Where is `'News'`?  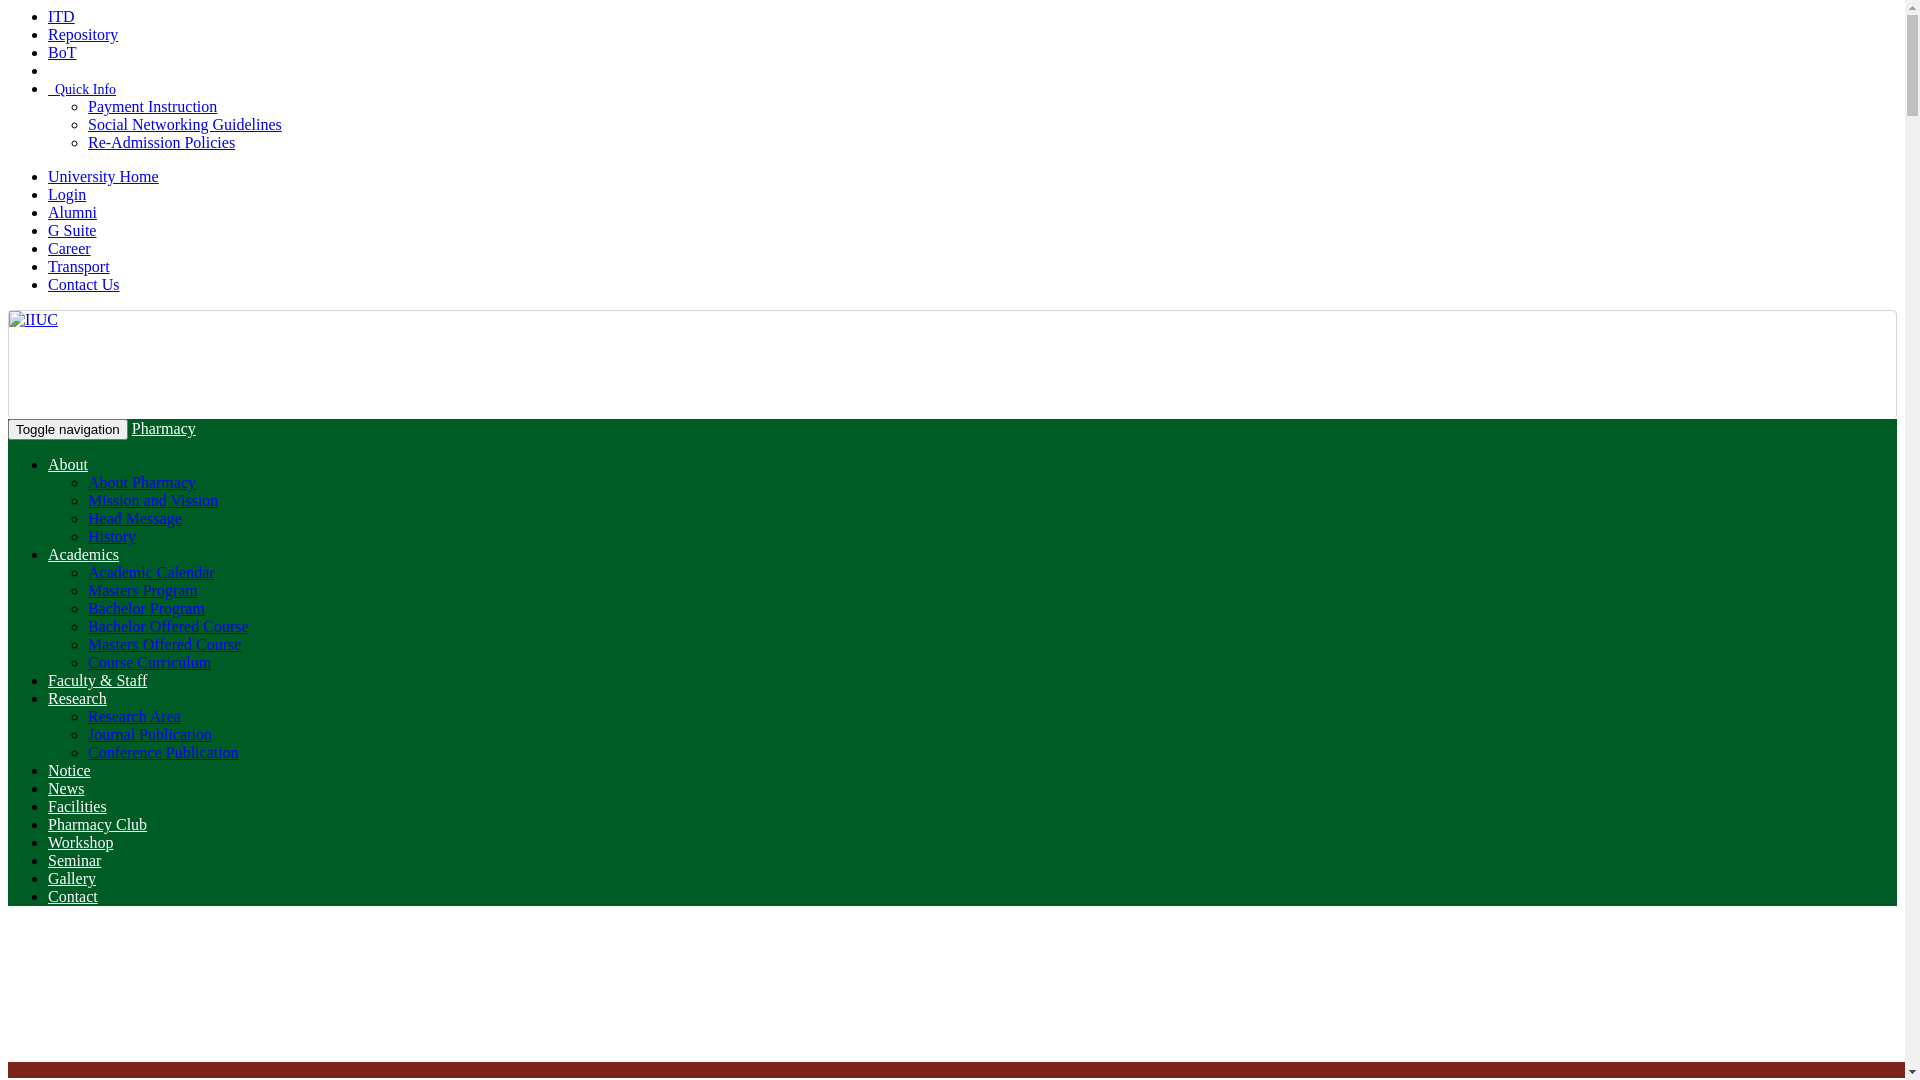 'News' is located at coordinates (66, 787).